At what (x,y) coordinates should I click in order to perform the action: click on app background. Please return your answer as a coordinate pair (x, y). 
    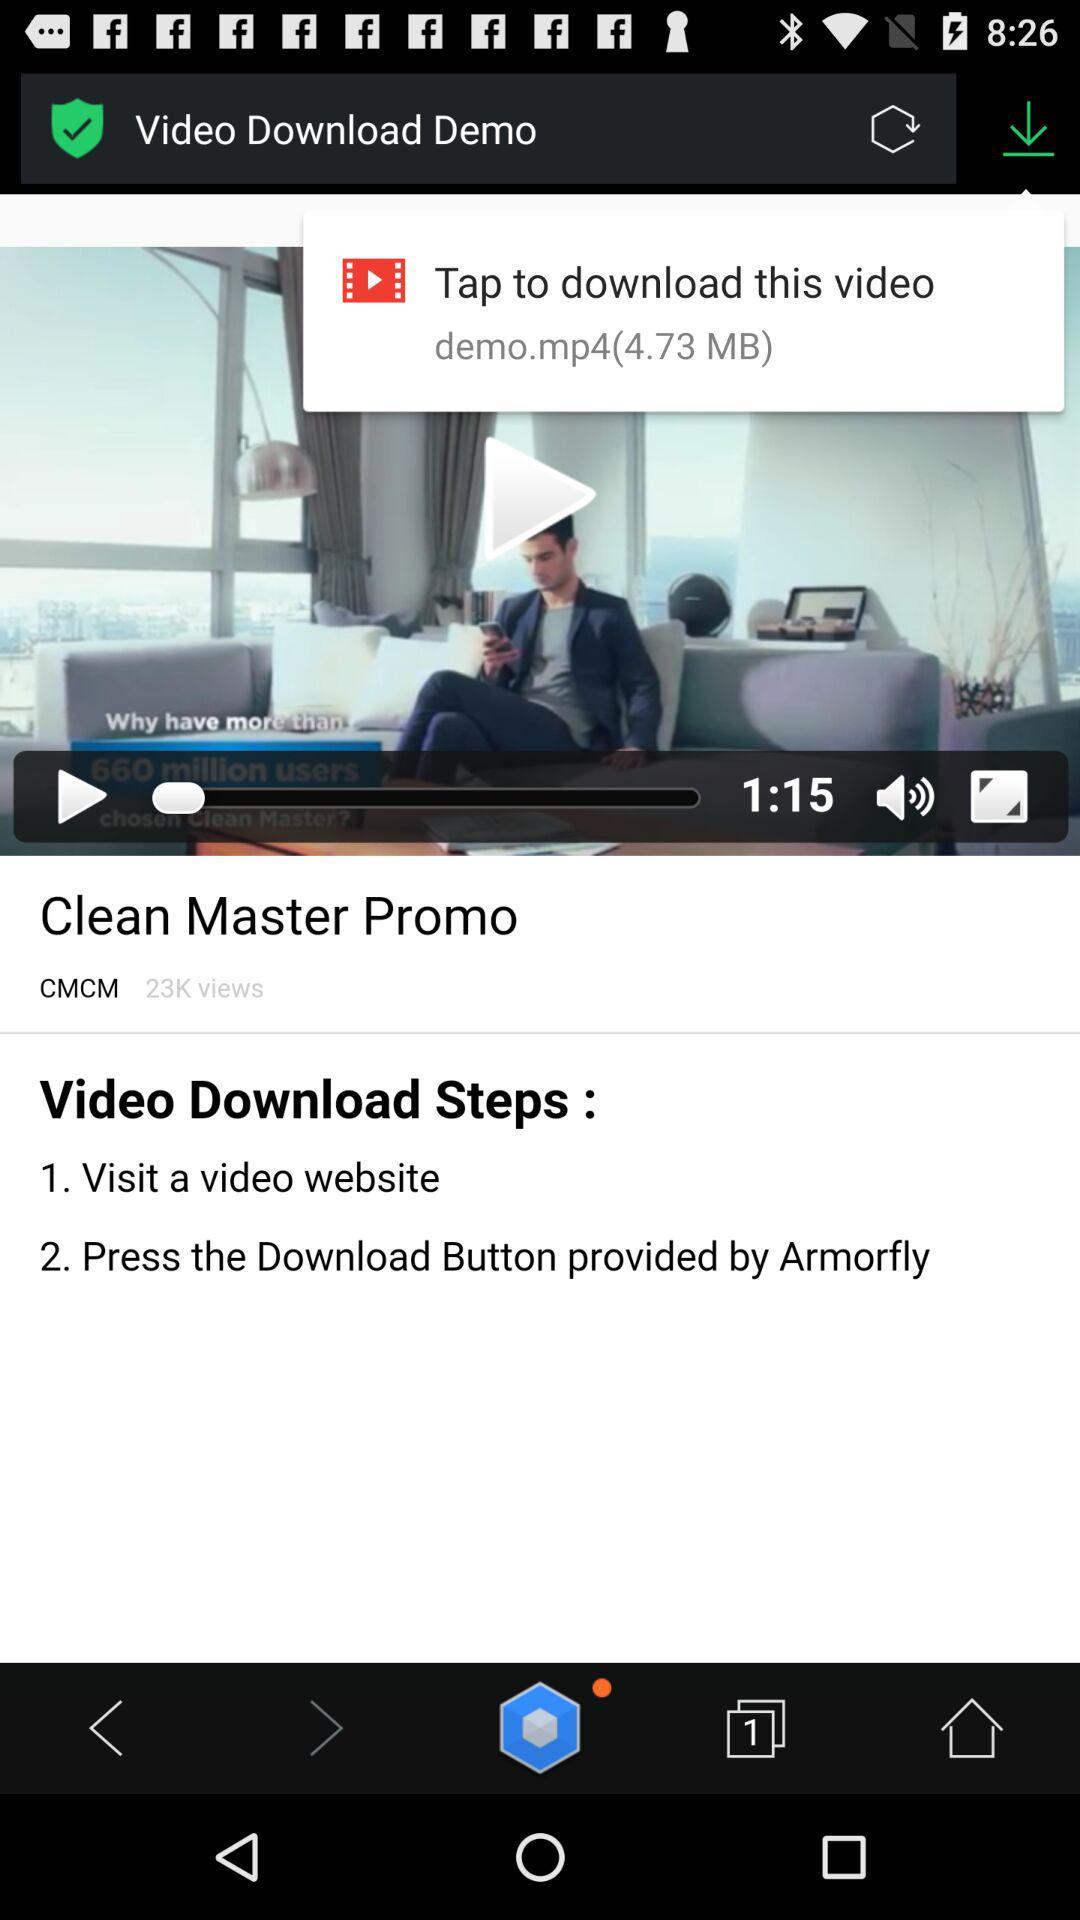
    Looking at the image, I should click on (540, 927).